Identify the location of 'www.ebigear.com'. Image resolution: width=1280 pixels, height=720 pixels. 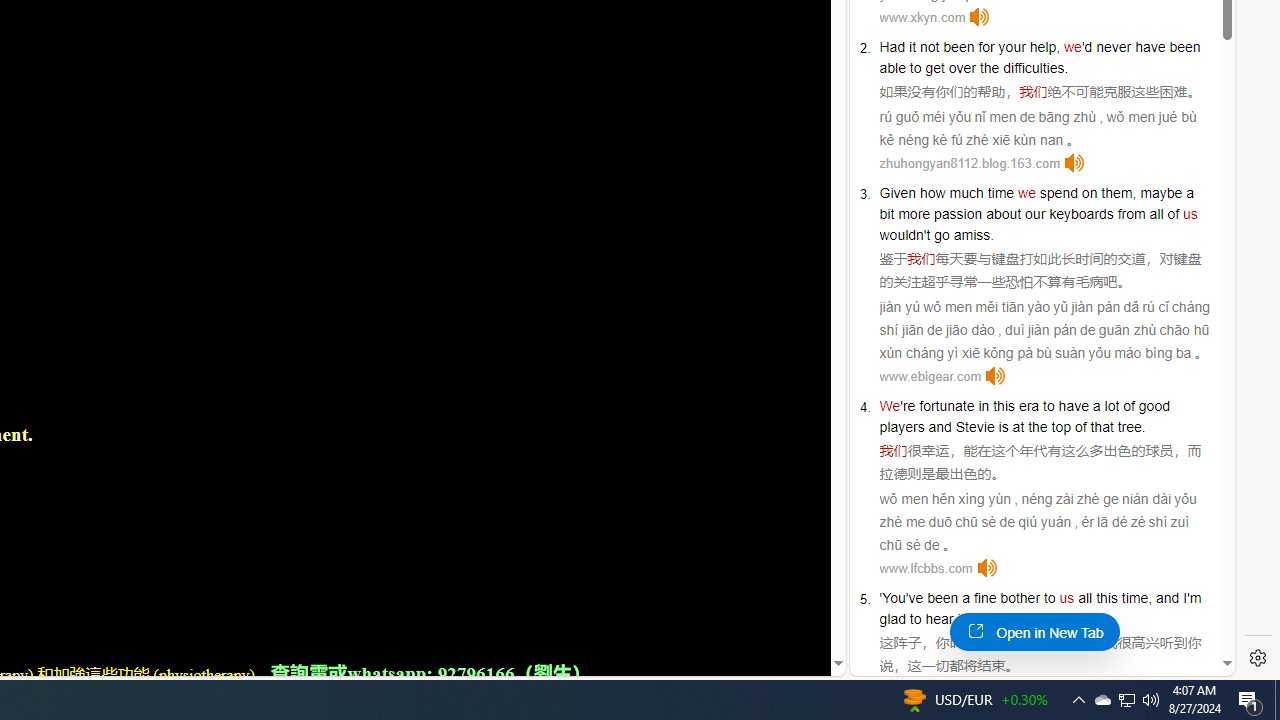
(929, 376).